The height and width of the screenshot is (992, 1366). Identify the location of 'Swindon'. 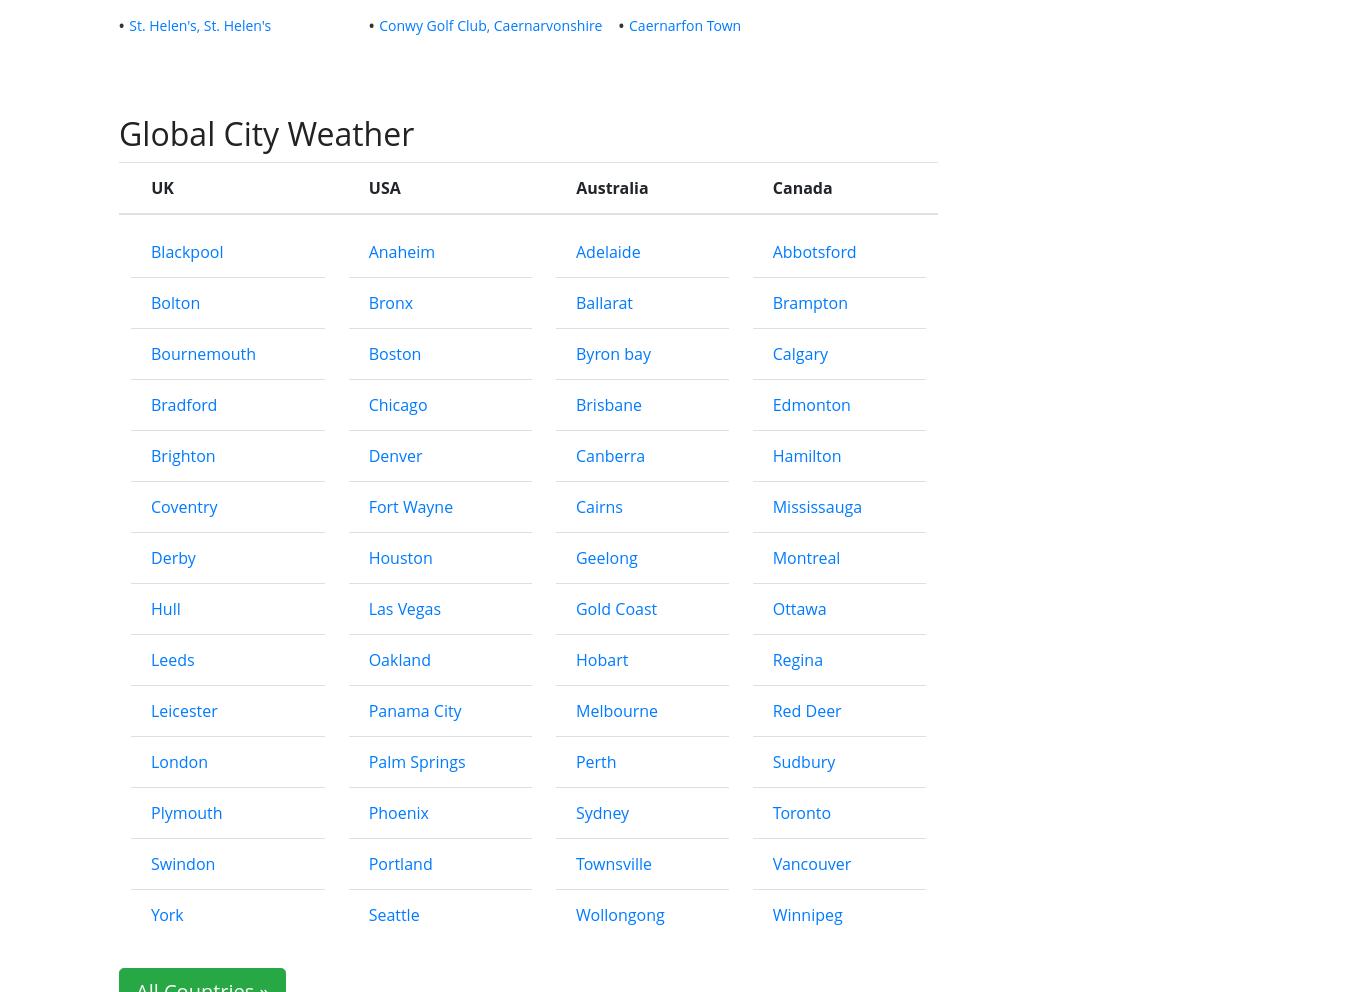
(182, 862).